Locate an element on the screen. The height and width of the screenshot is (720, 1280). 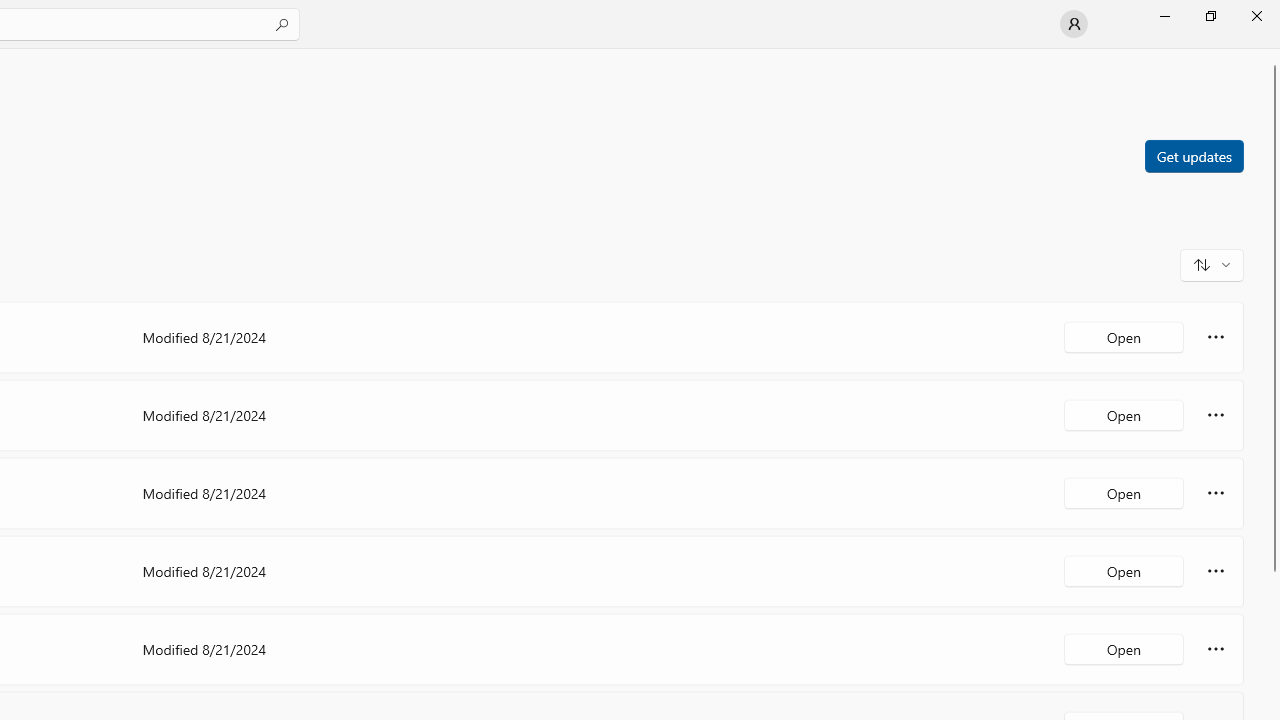
'More options' is located at coordinates (1215, 649).